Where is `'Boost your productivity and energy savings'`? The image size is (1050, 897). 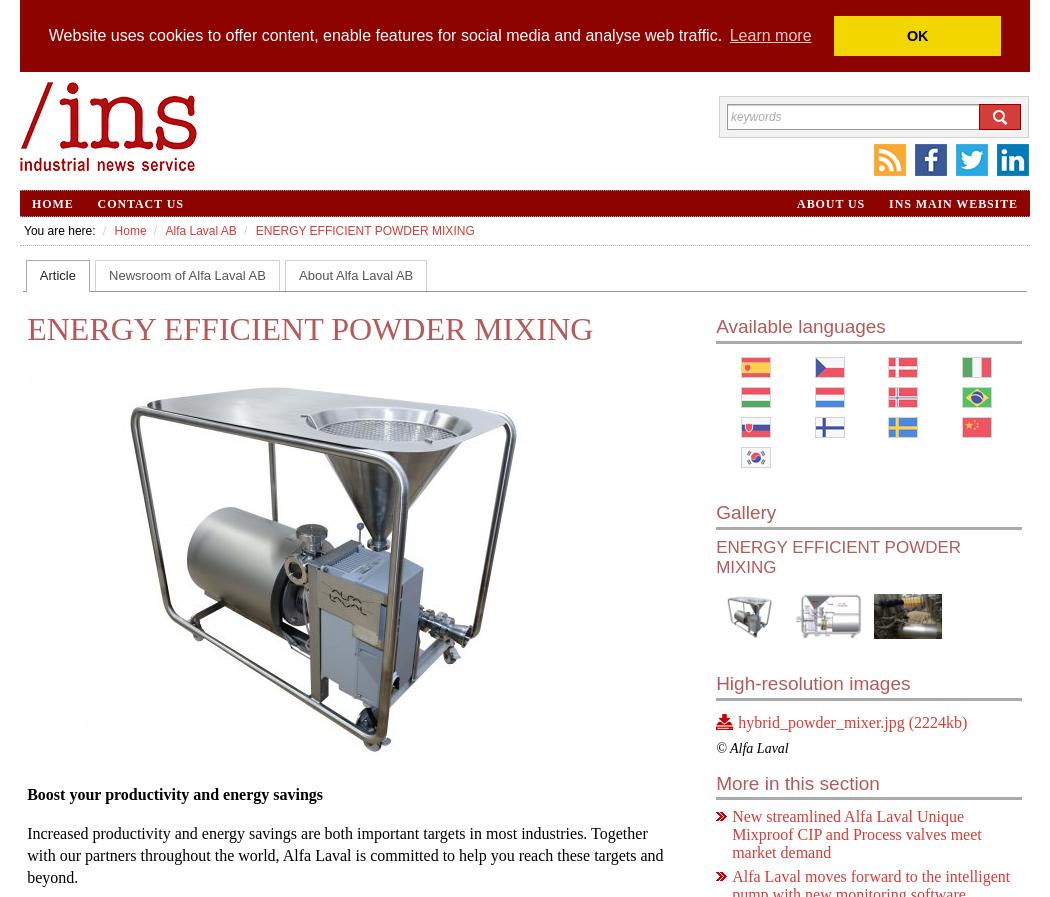
'Boost your productivity and energy savings' is located at coordinates (175, 794).